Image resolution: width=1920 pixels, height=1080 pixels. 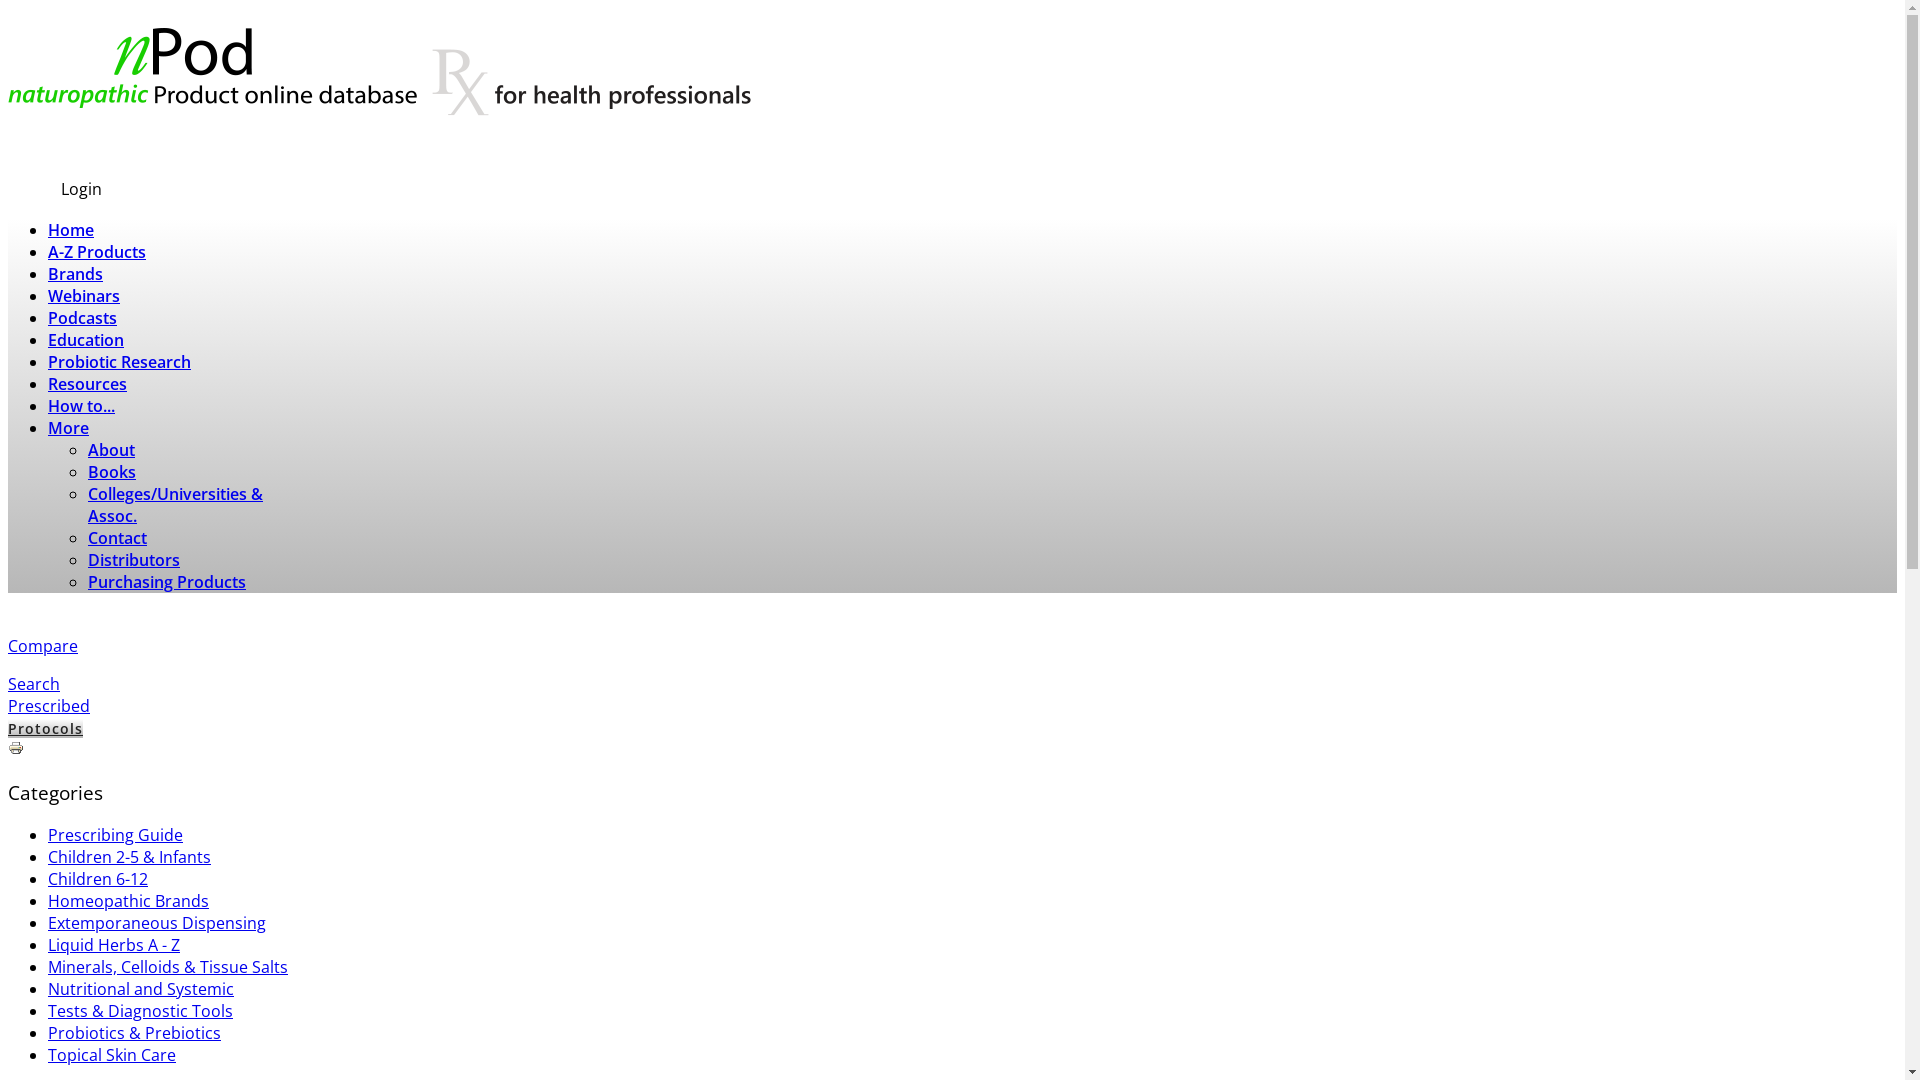 What do you see at coordinates (80, 405) in the screenshot?
I see `'How to...'` at bounding box center [80, 405].